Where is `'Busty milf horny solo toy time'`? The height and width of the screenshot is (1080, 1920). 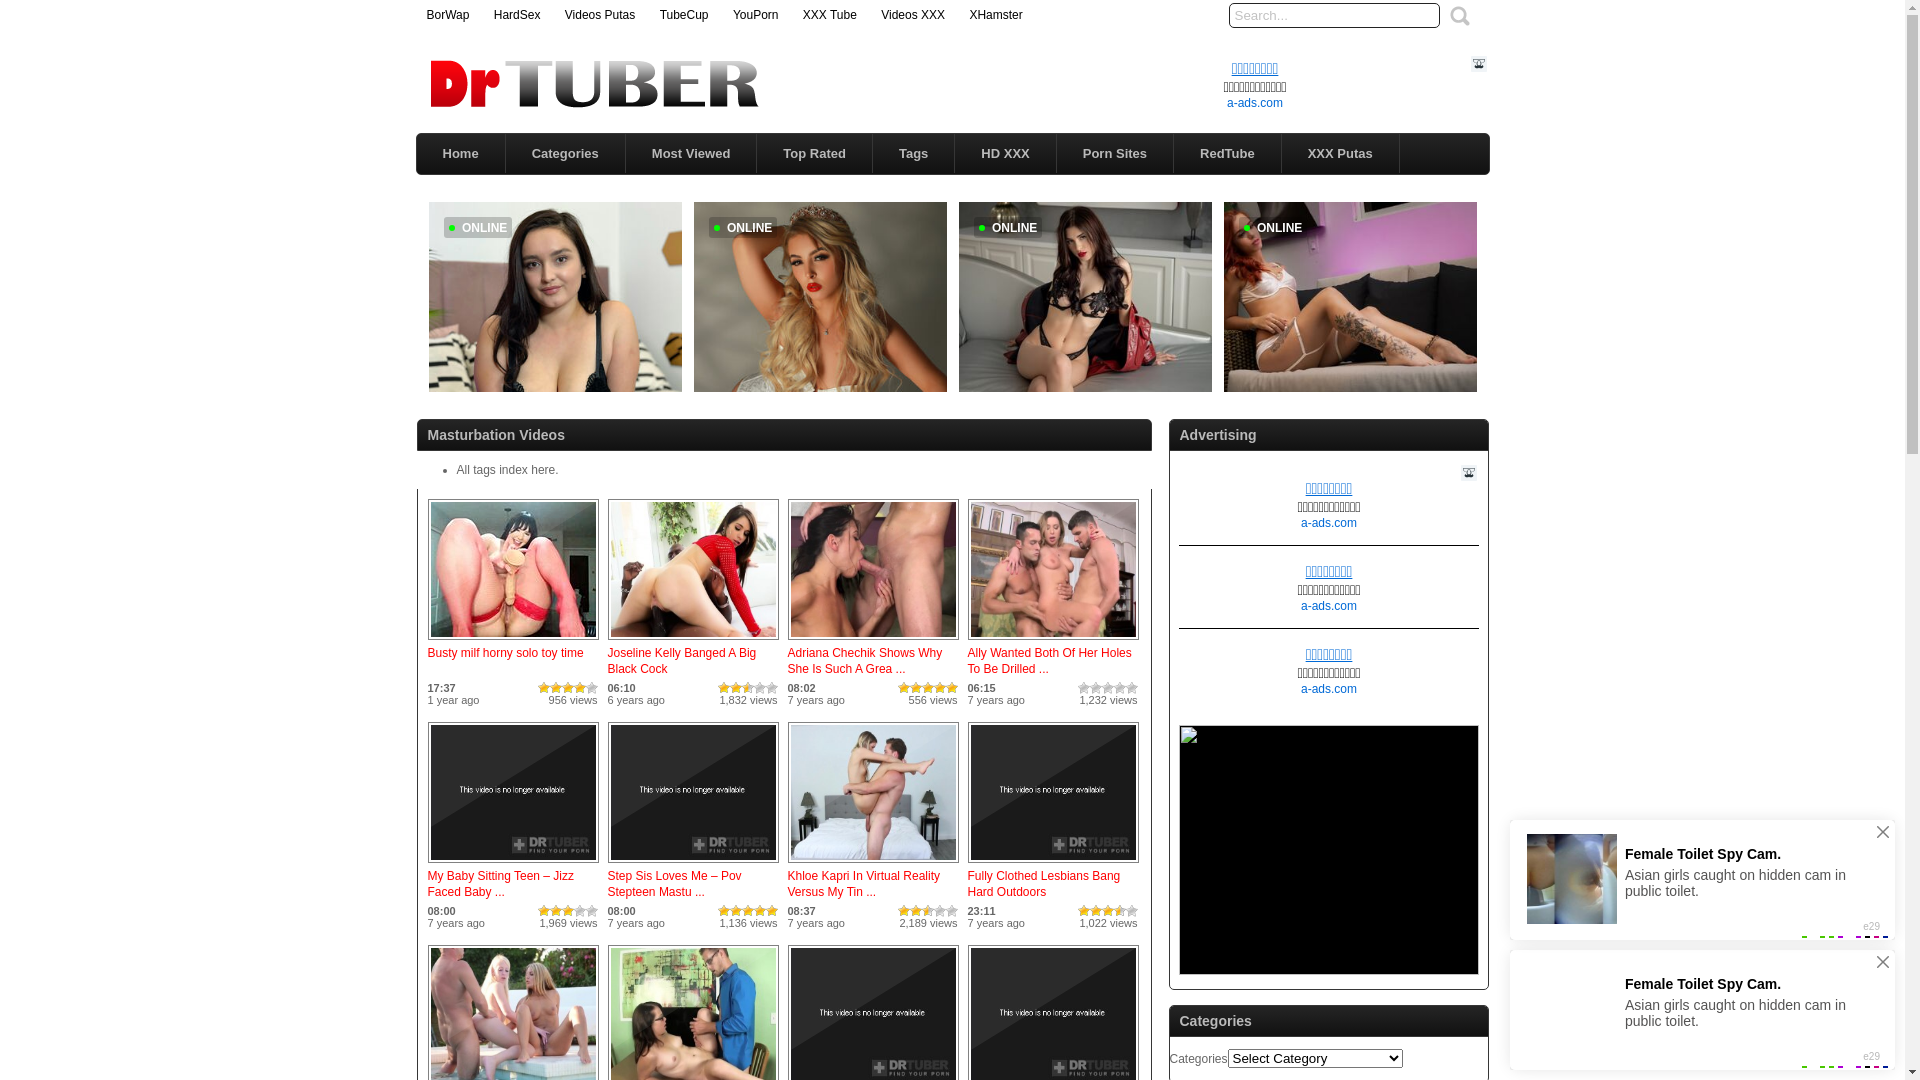
'Busty milf horny solo toy time' is located at coordinates (513, 640).